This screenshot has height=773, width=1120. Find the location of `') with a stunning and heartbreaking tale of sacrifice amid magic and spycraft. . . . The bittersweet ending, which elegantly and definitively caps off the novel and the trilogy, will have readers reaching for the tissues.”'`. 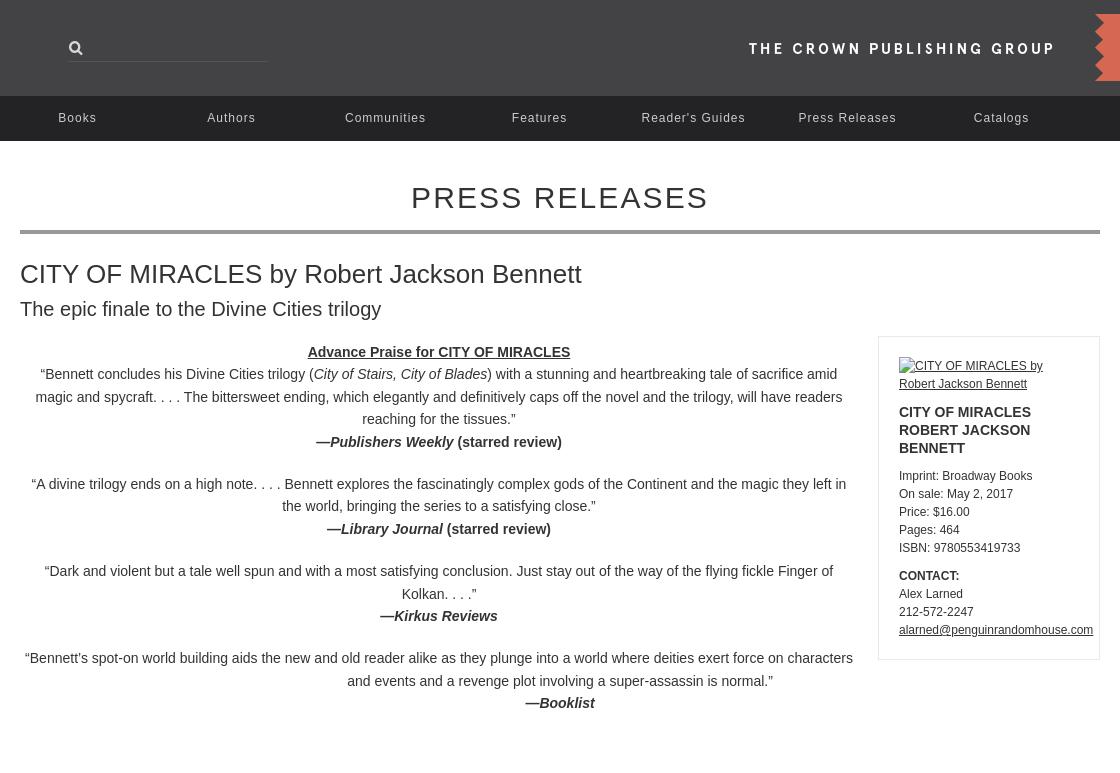

') with a stunning and heartbreaking tale of sacrifice amid magic and spycraft. . . . The bittersweet ending, which elegantly and definitively caps off the novel and the trilogy, will have readers reaching for the tissues.”' is located at coordinates (438, 395).